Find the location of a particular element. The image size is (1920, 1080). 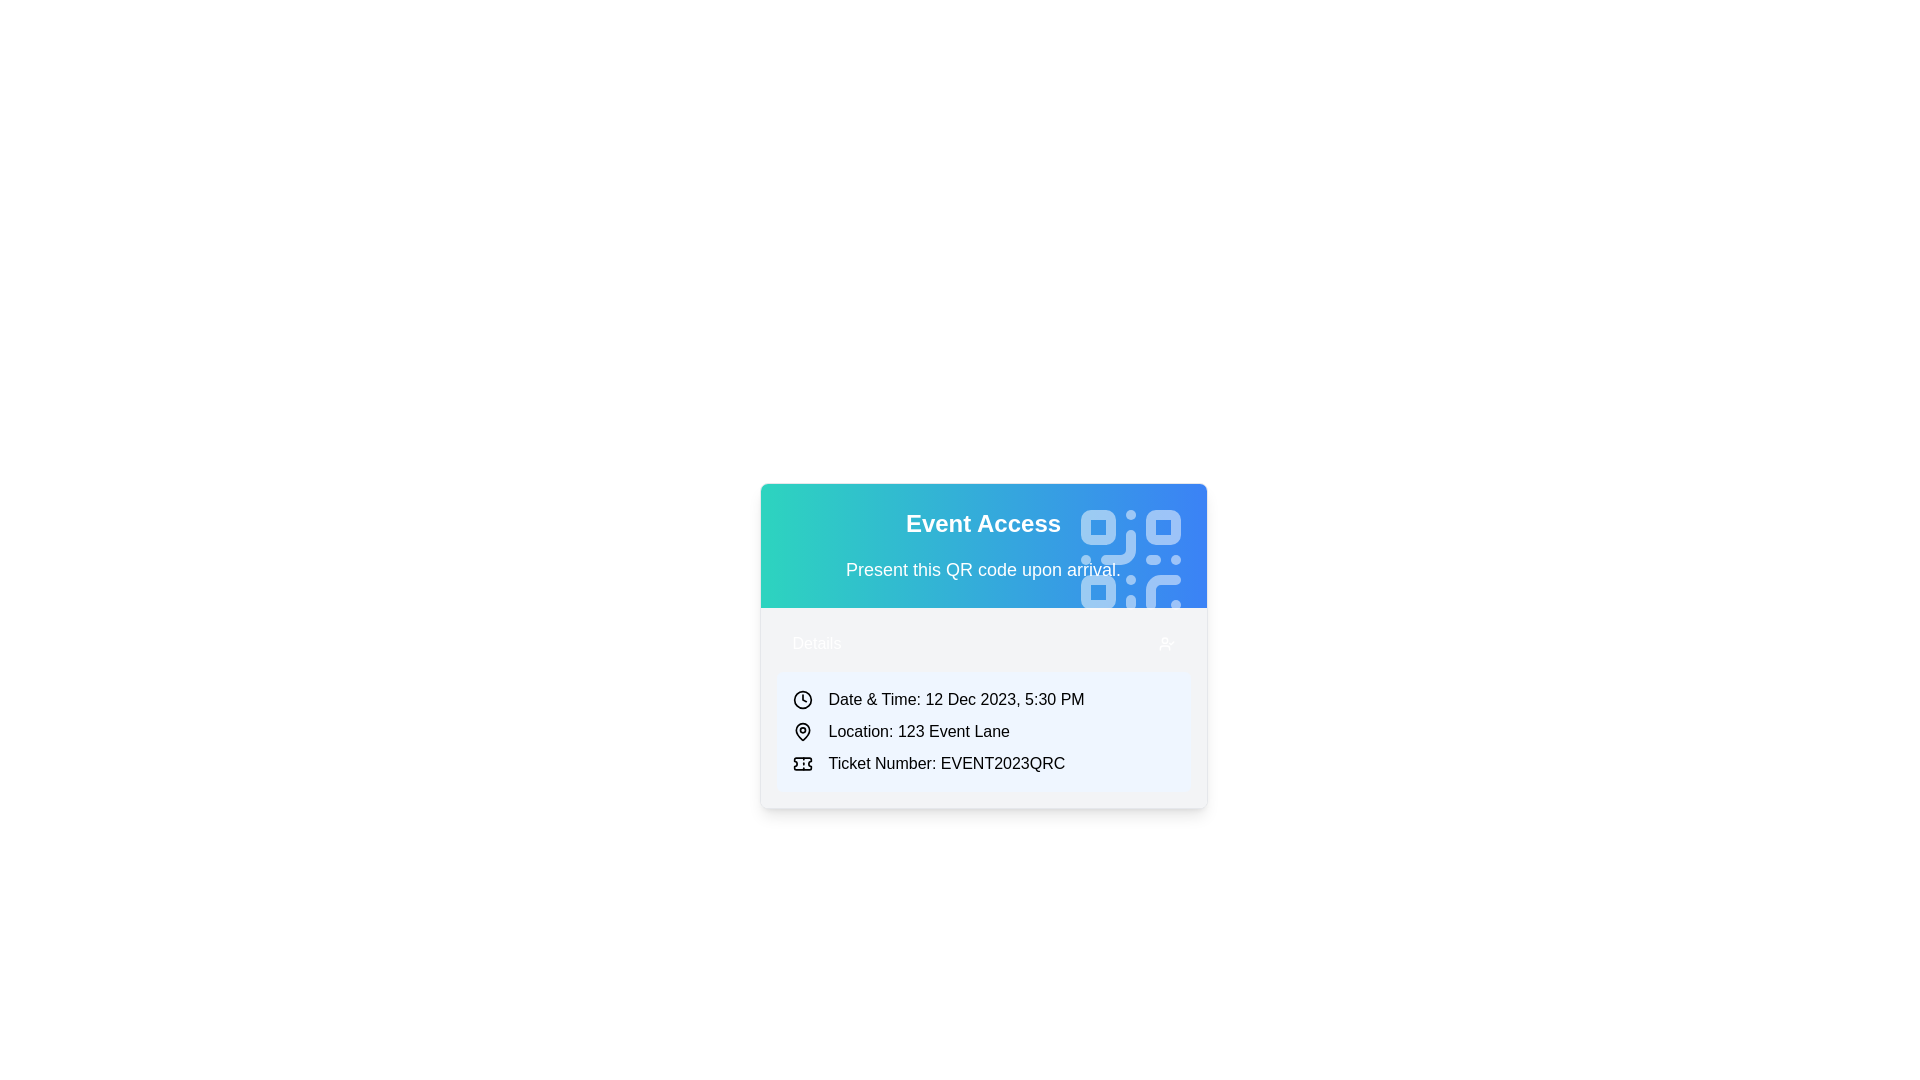

the text label styled in bold, extra-large font that says 'Event Access', located at the top section of a panel with a gradient background is located at coordinates (983, 523).